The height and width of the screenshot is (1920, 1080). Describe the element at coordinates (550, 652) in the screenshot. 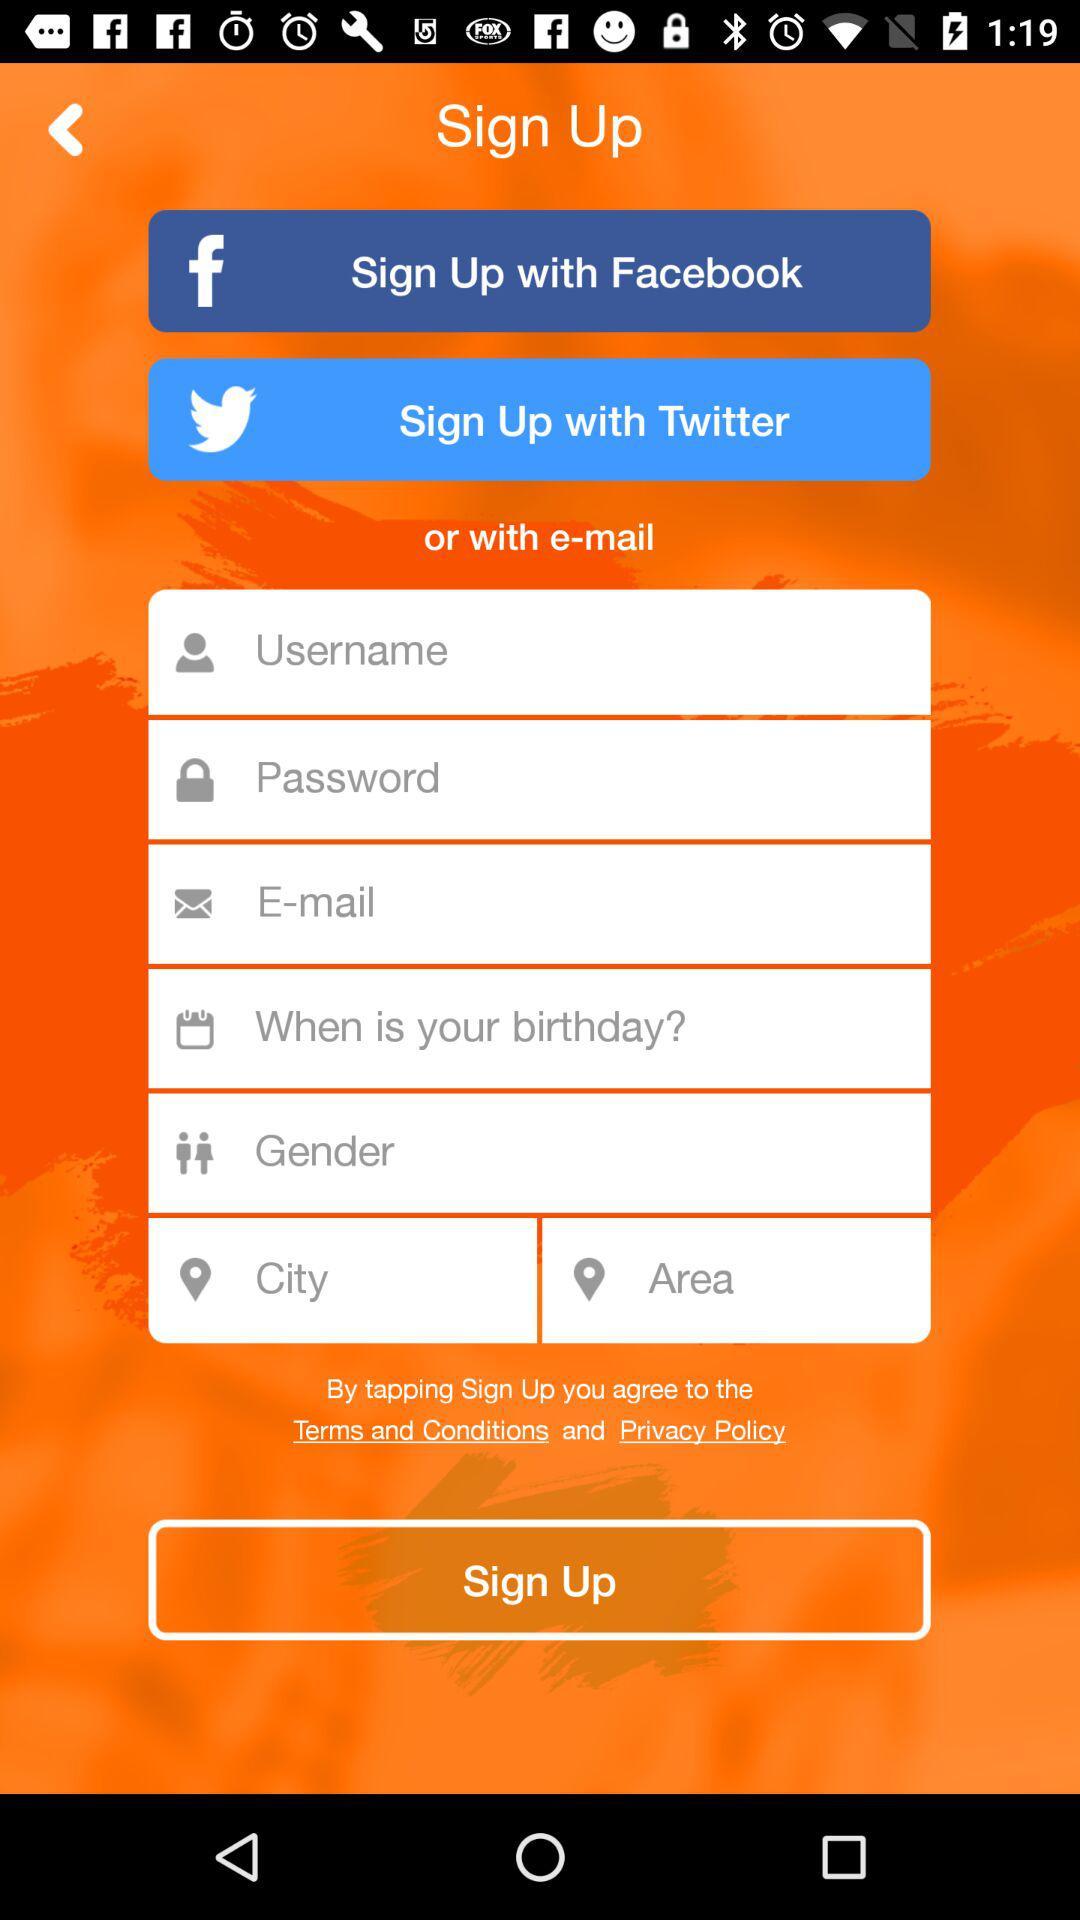

I see `type username` at that location.